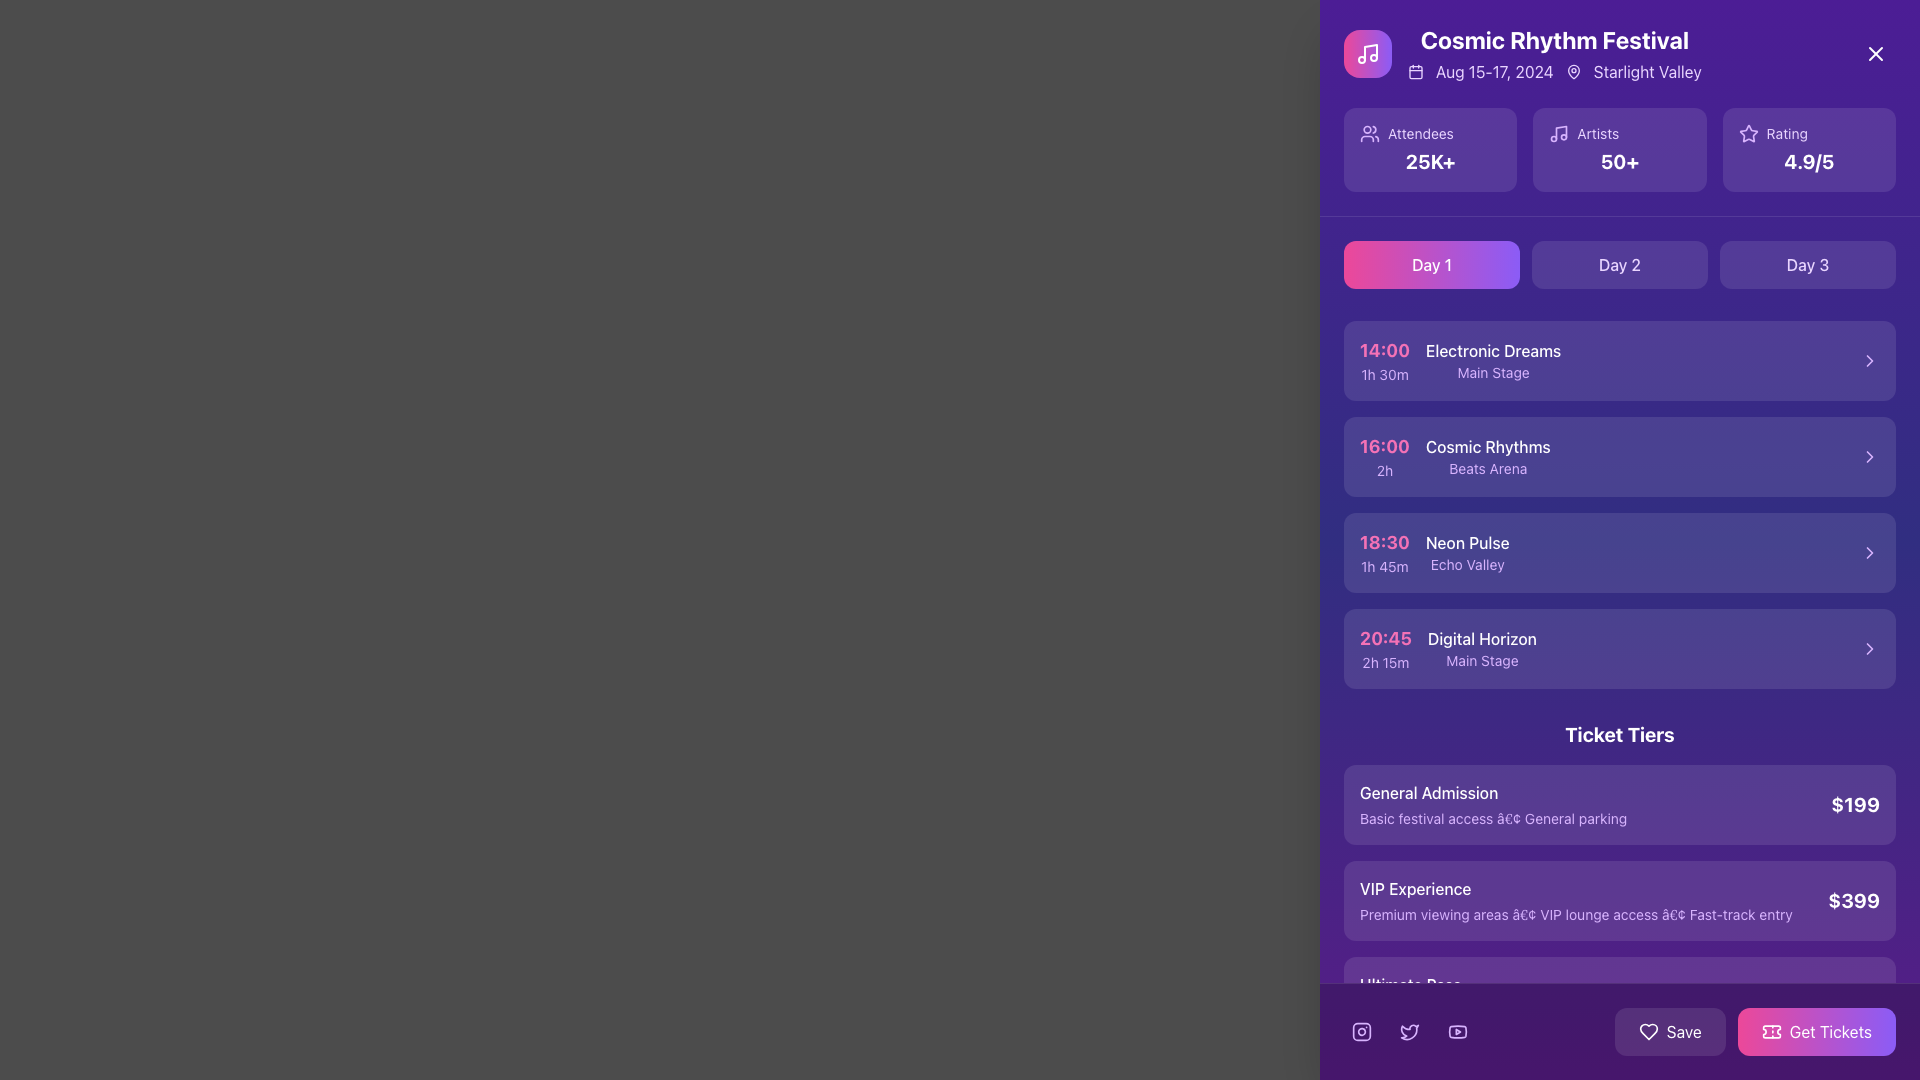  What do you see at coordinates (1620, 264) in the screenshot?
I see `the rectangular button labeled 'Day 2' with a rounded design and a gradient background` at bounding box center [1620, 264].